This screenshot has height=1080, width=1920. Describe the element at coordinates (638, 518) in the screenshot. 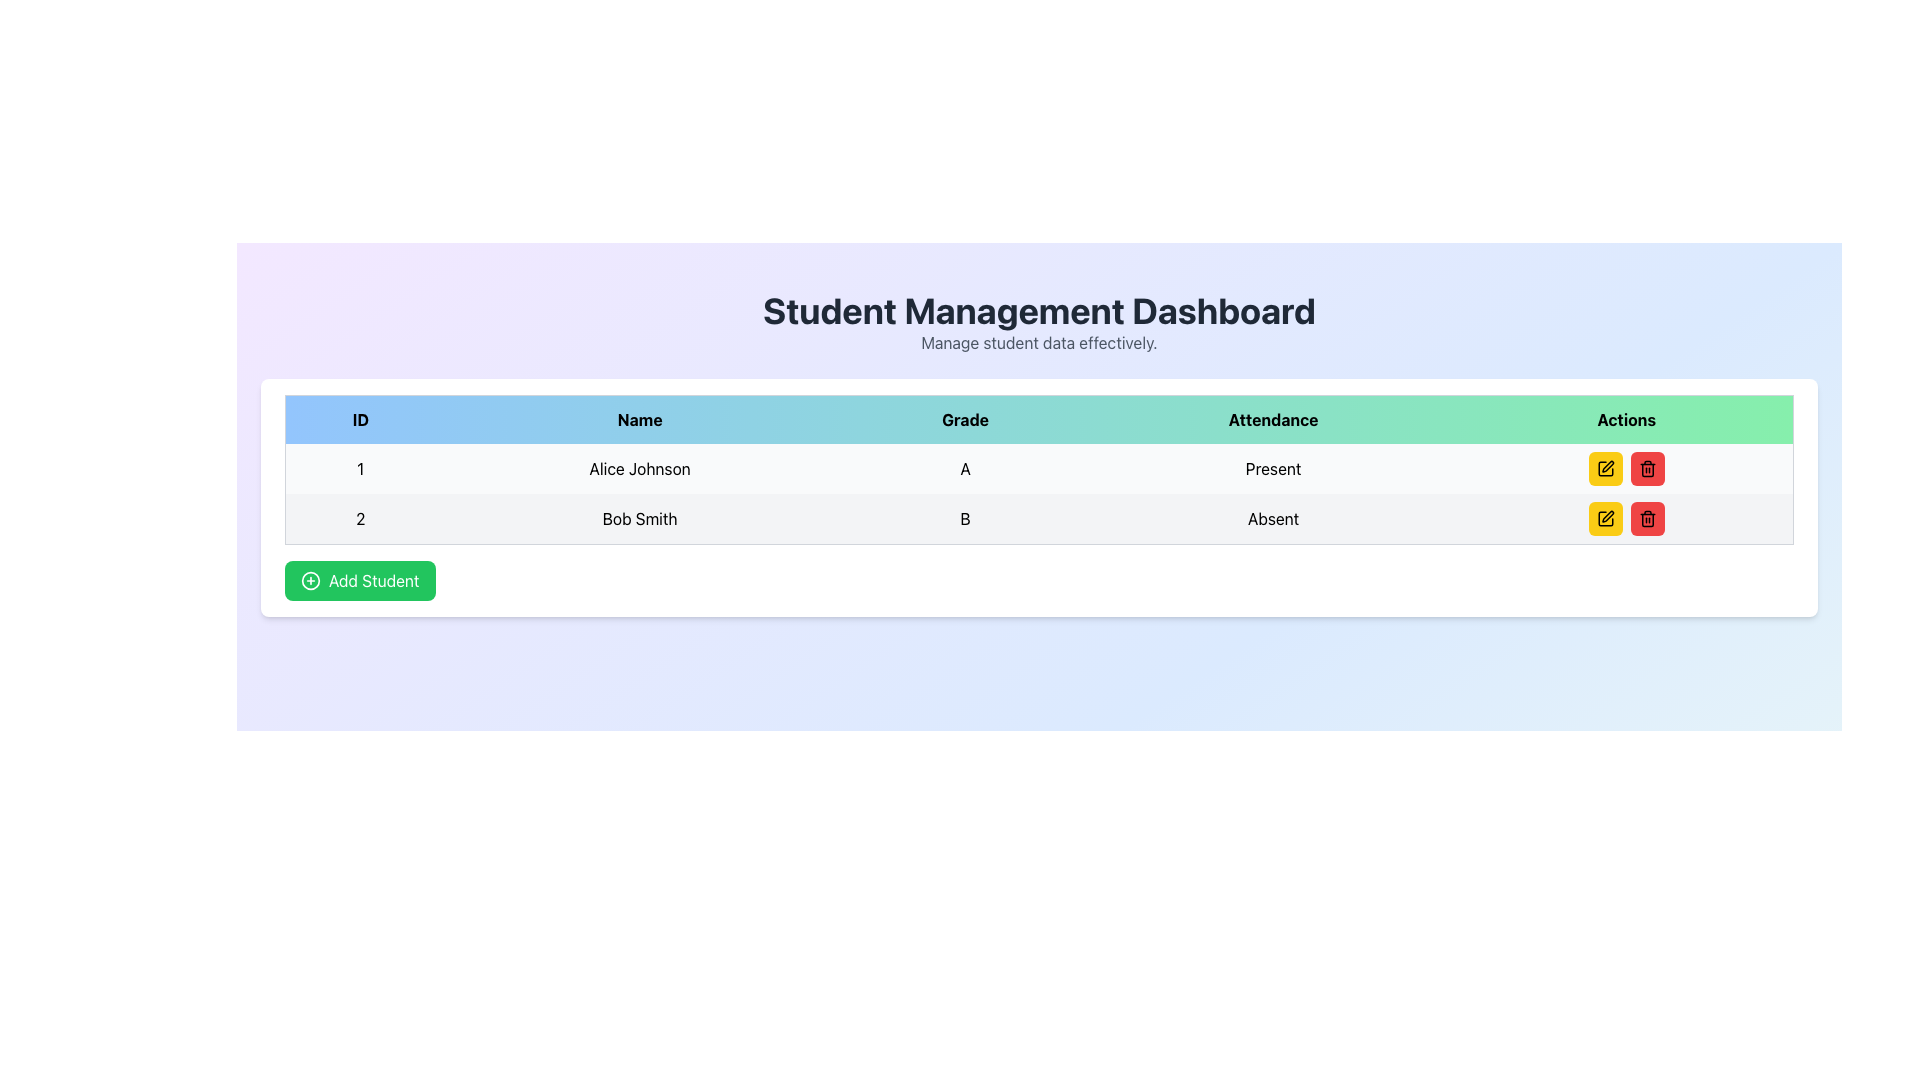

I see `the text label representing the name 'Bob Smith' in the second row of the table` at that location.